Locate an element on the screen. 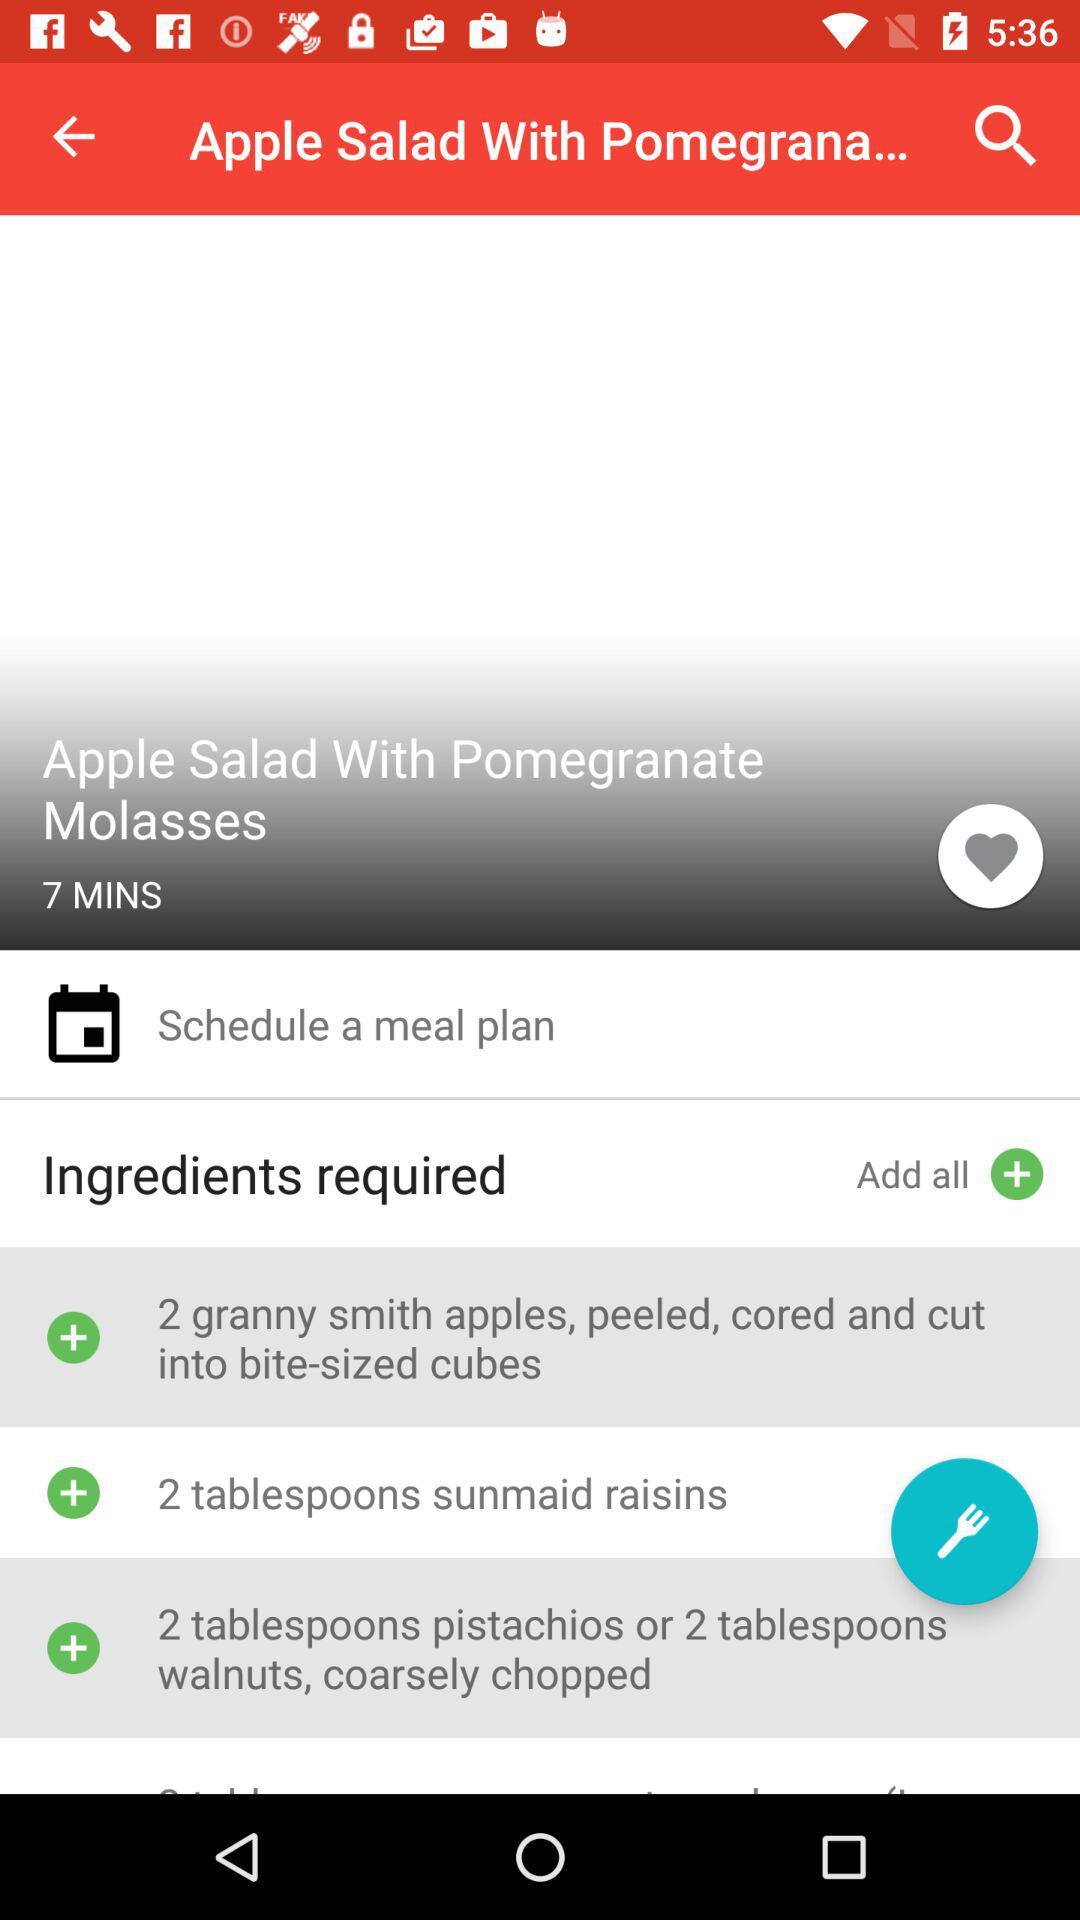 The height and width of the screenshot is (1920, 1080). the item next to the apple salad with item is located at coordinates (1006, 135).